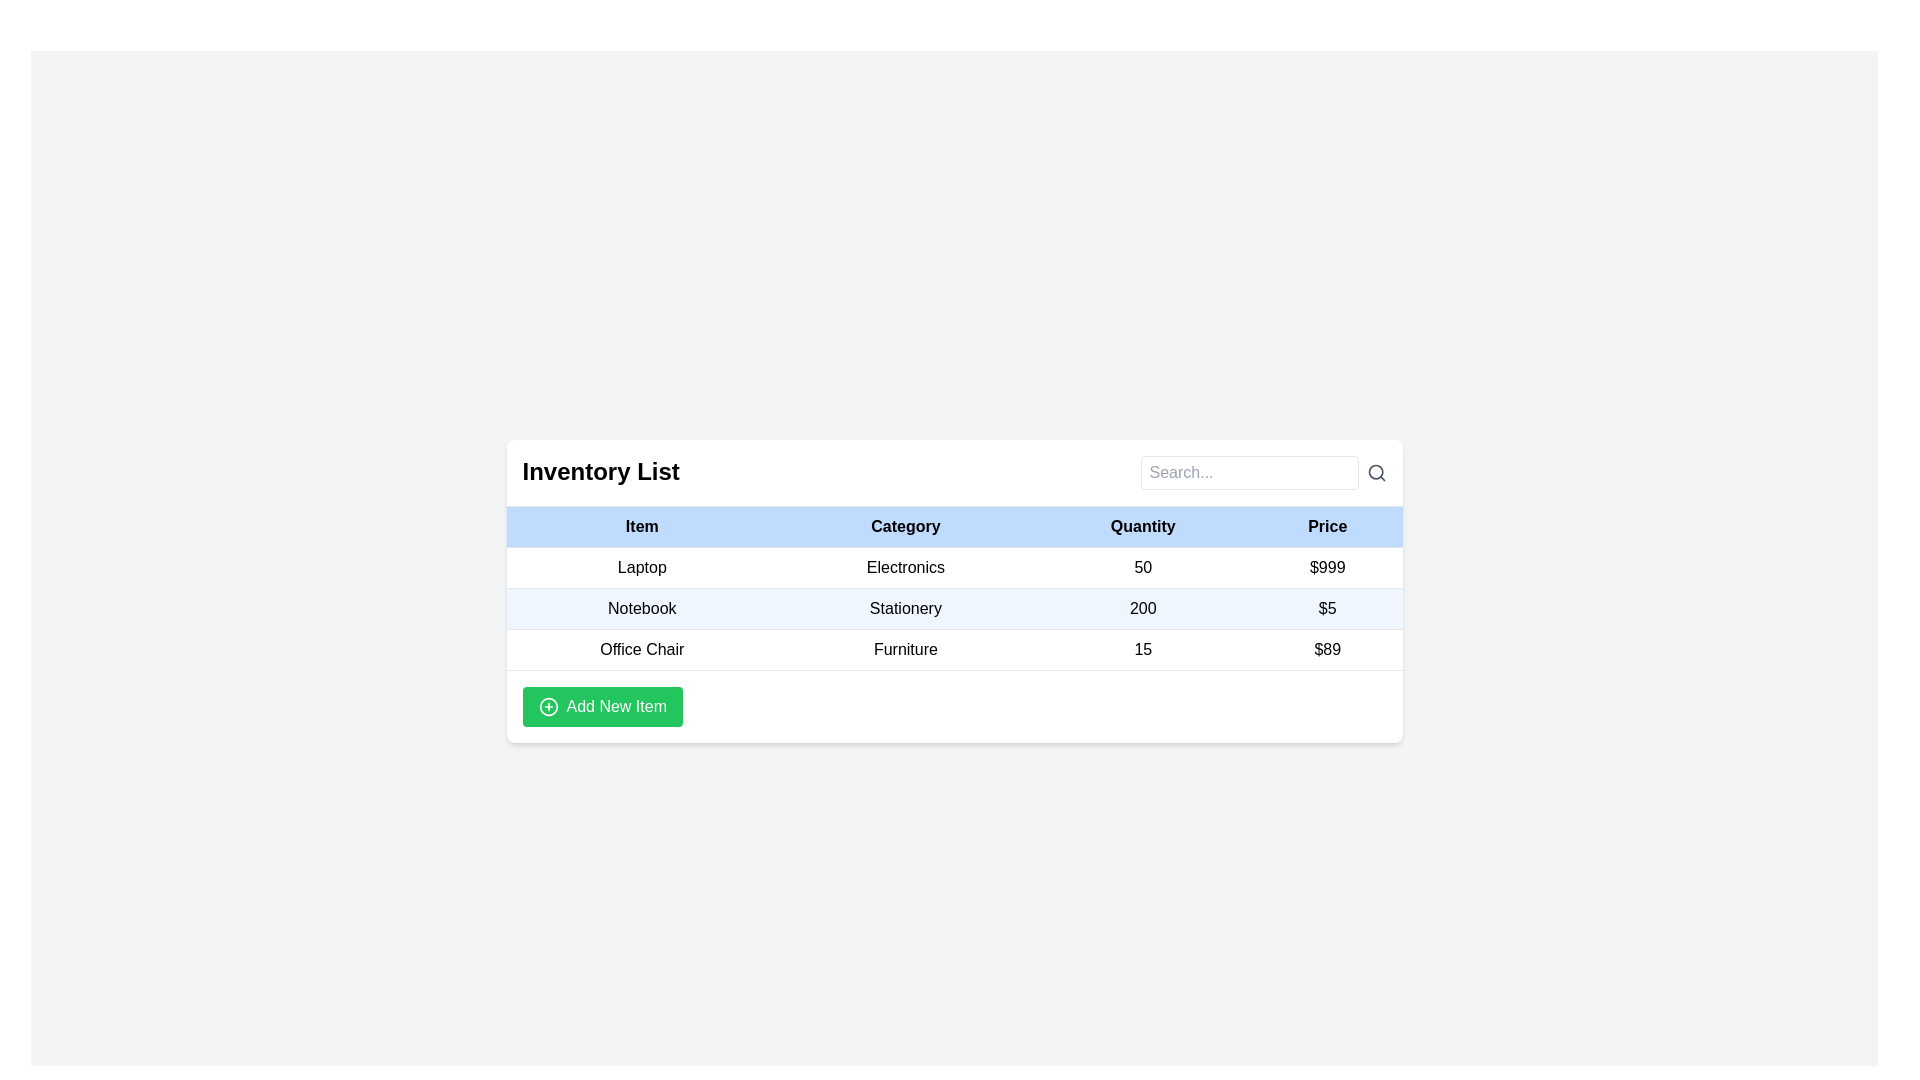 Image resolution: width=1920 pixels, height=1080 pixels. What do you see at coordinates (601, 705) in the screenshot?
I see `the 'Add Item' button located at the bottom left of the panel` at bounding box center [601, 705].